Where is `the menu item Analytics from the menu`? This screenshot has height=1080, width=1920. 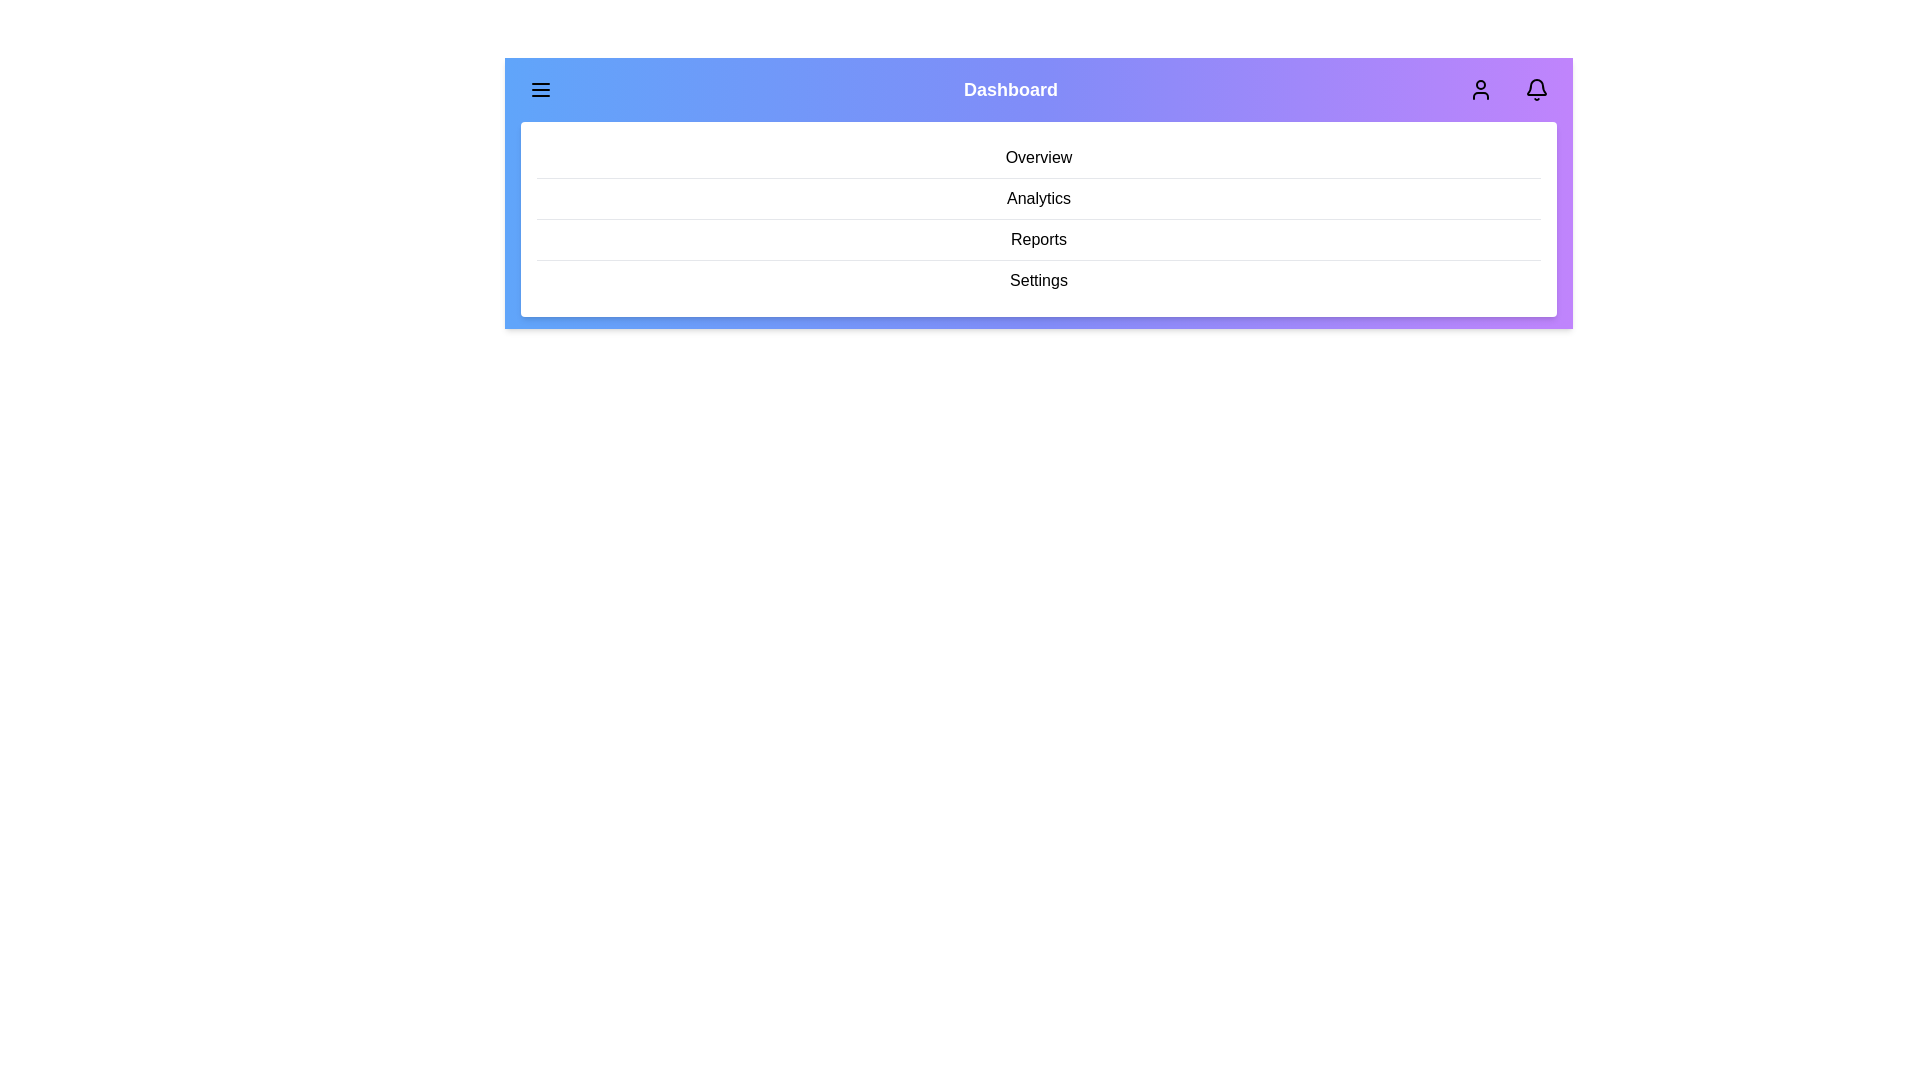 the menu item Analytics from the menu is located at coordinates (1038, 199).